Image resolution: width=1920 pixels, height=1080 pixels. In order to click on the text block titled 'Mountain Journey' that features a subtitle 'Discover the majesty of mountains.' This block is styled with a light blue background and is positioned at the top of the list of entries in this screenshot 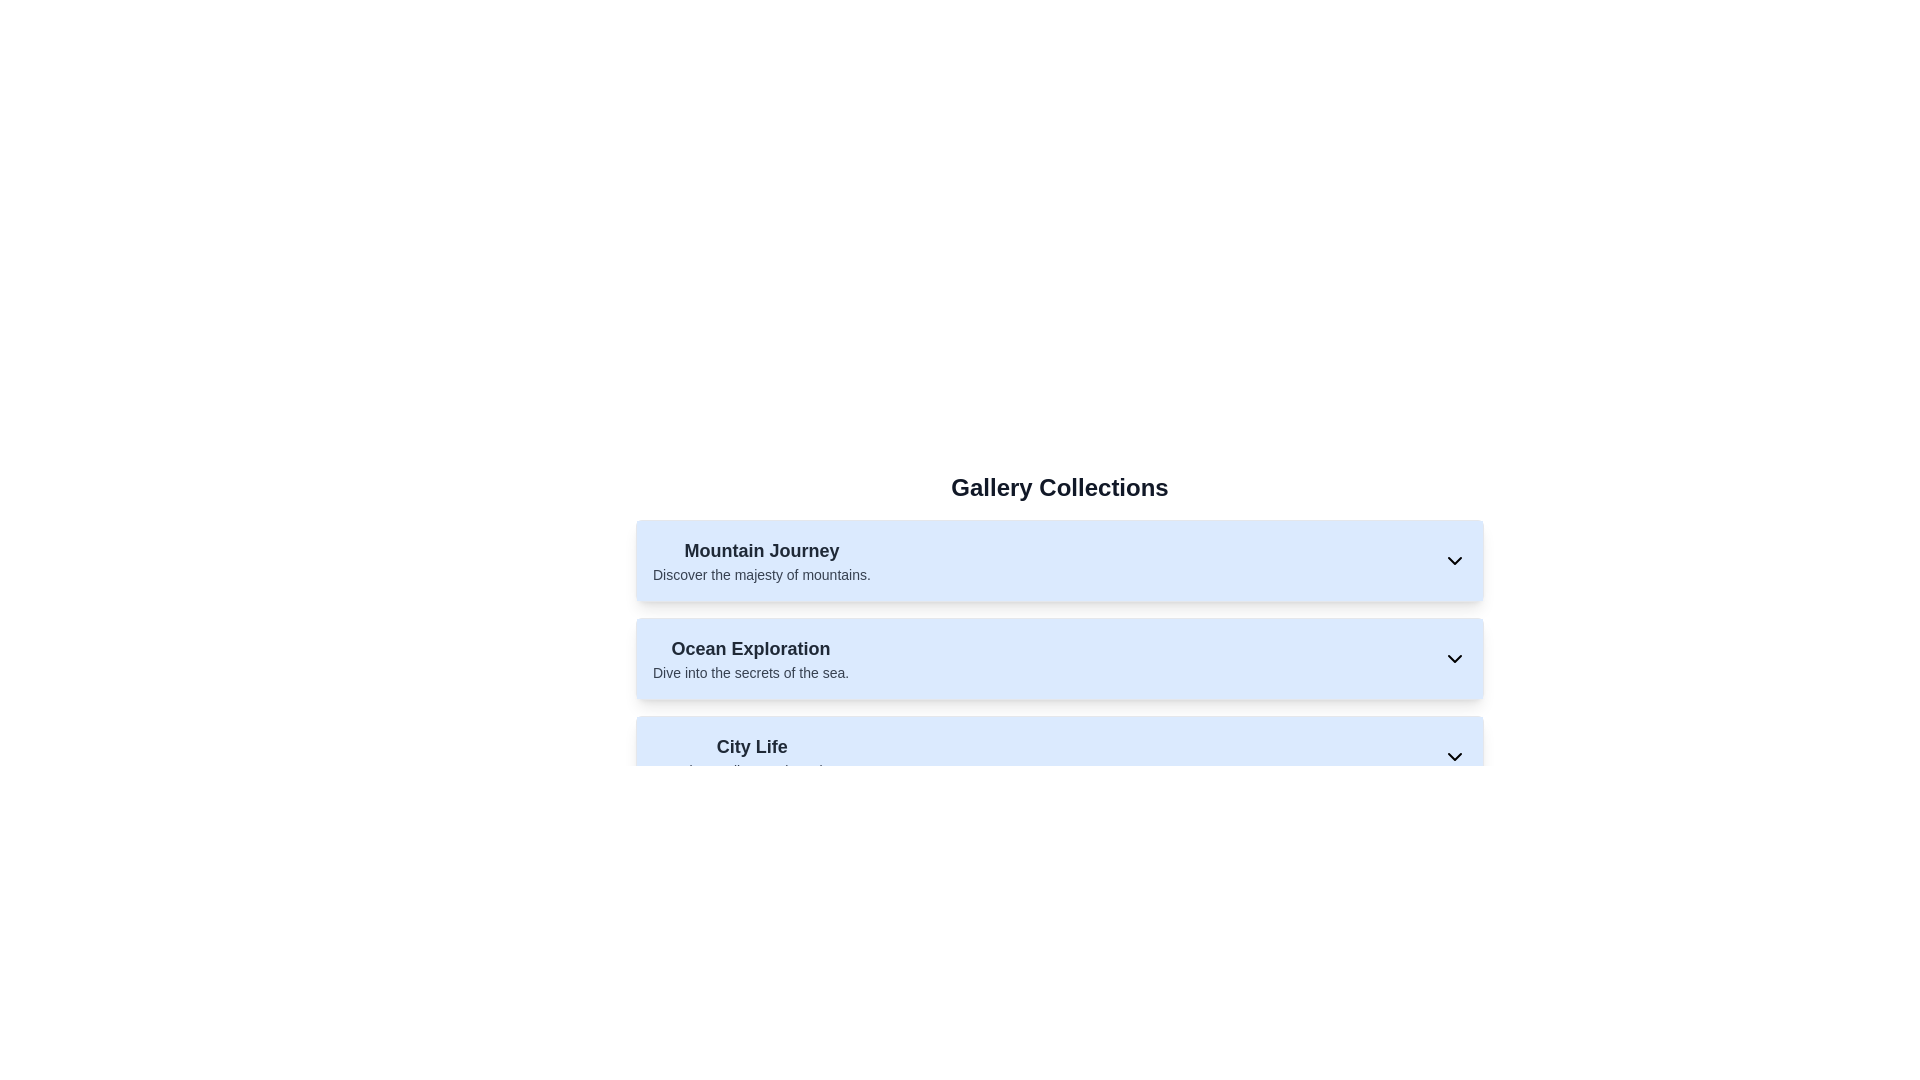, I will do `click(760, 560)`.